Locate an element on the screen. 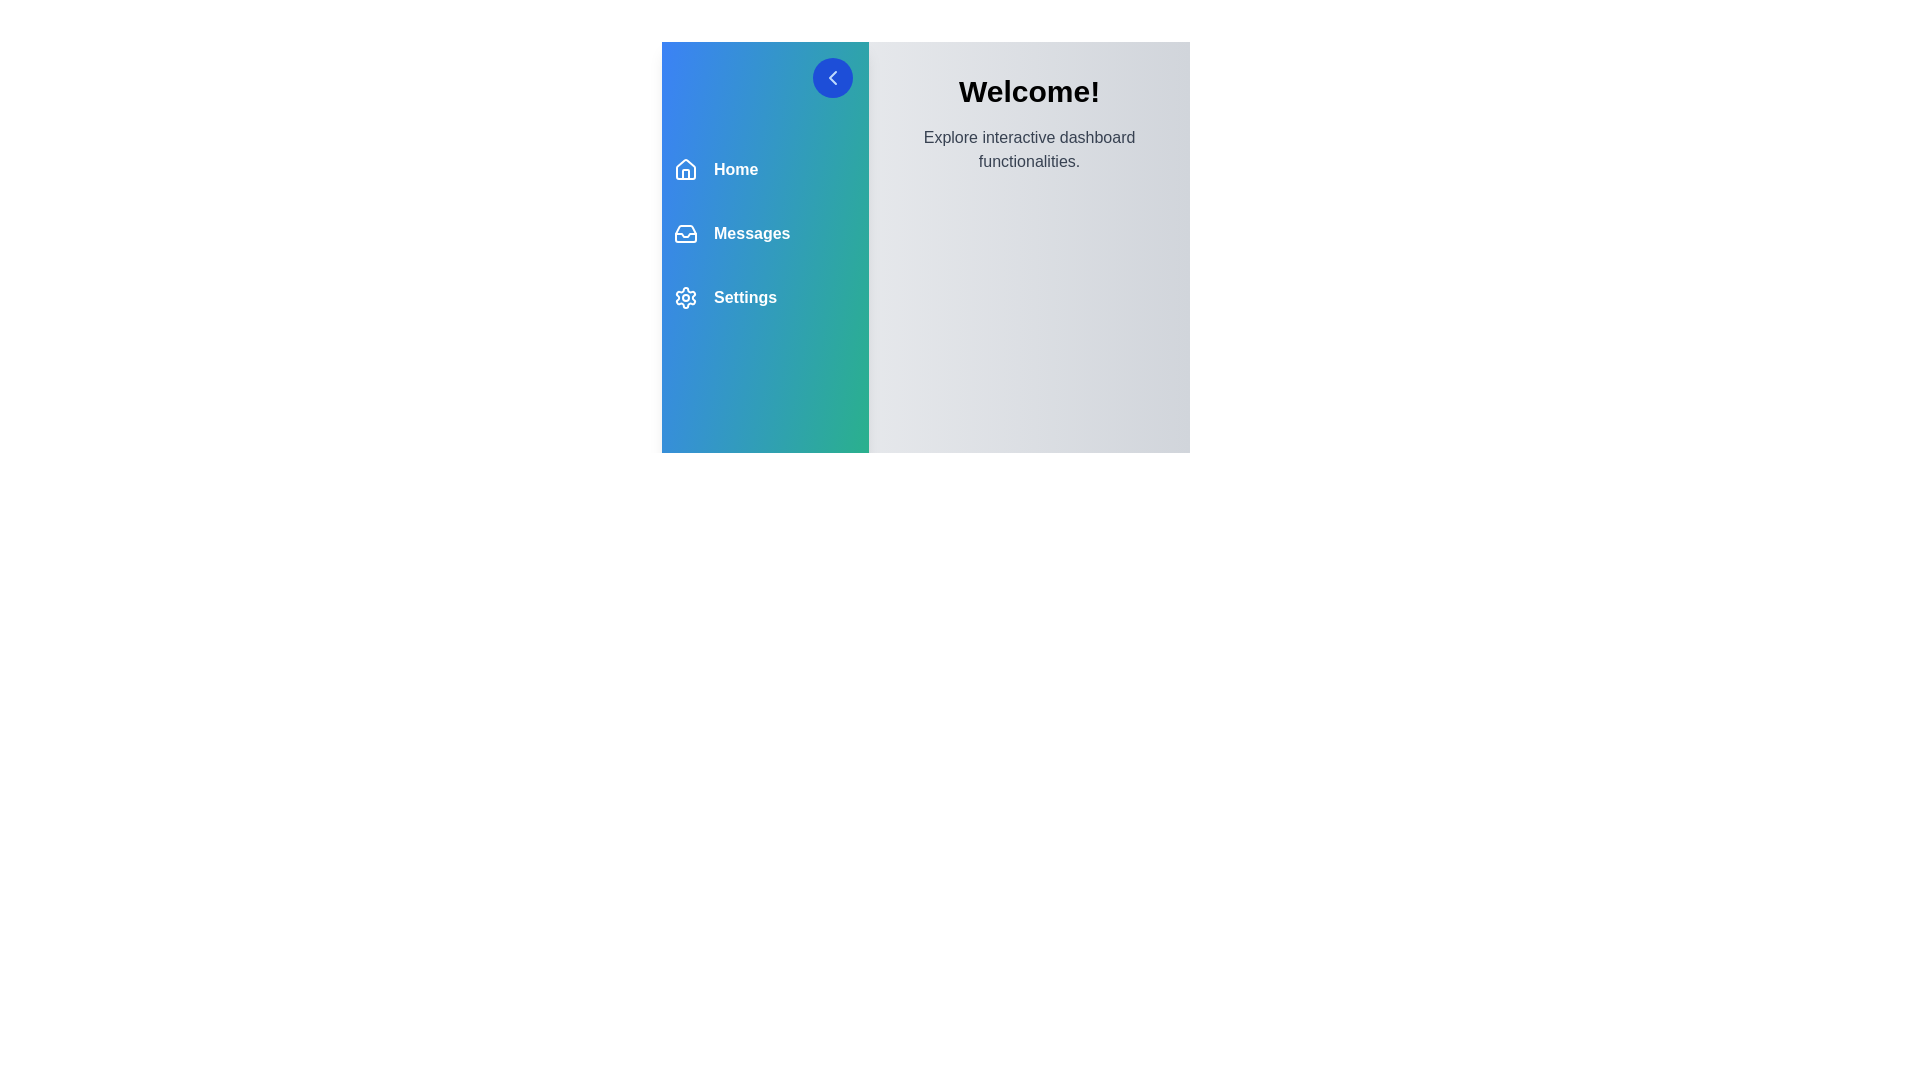  the bold and large-sized text label displaying 'Welcome!' at the top center of the right-hand panel is located at coordinates (1029, 92).